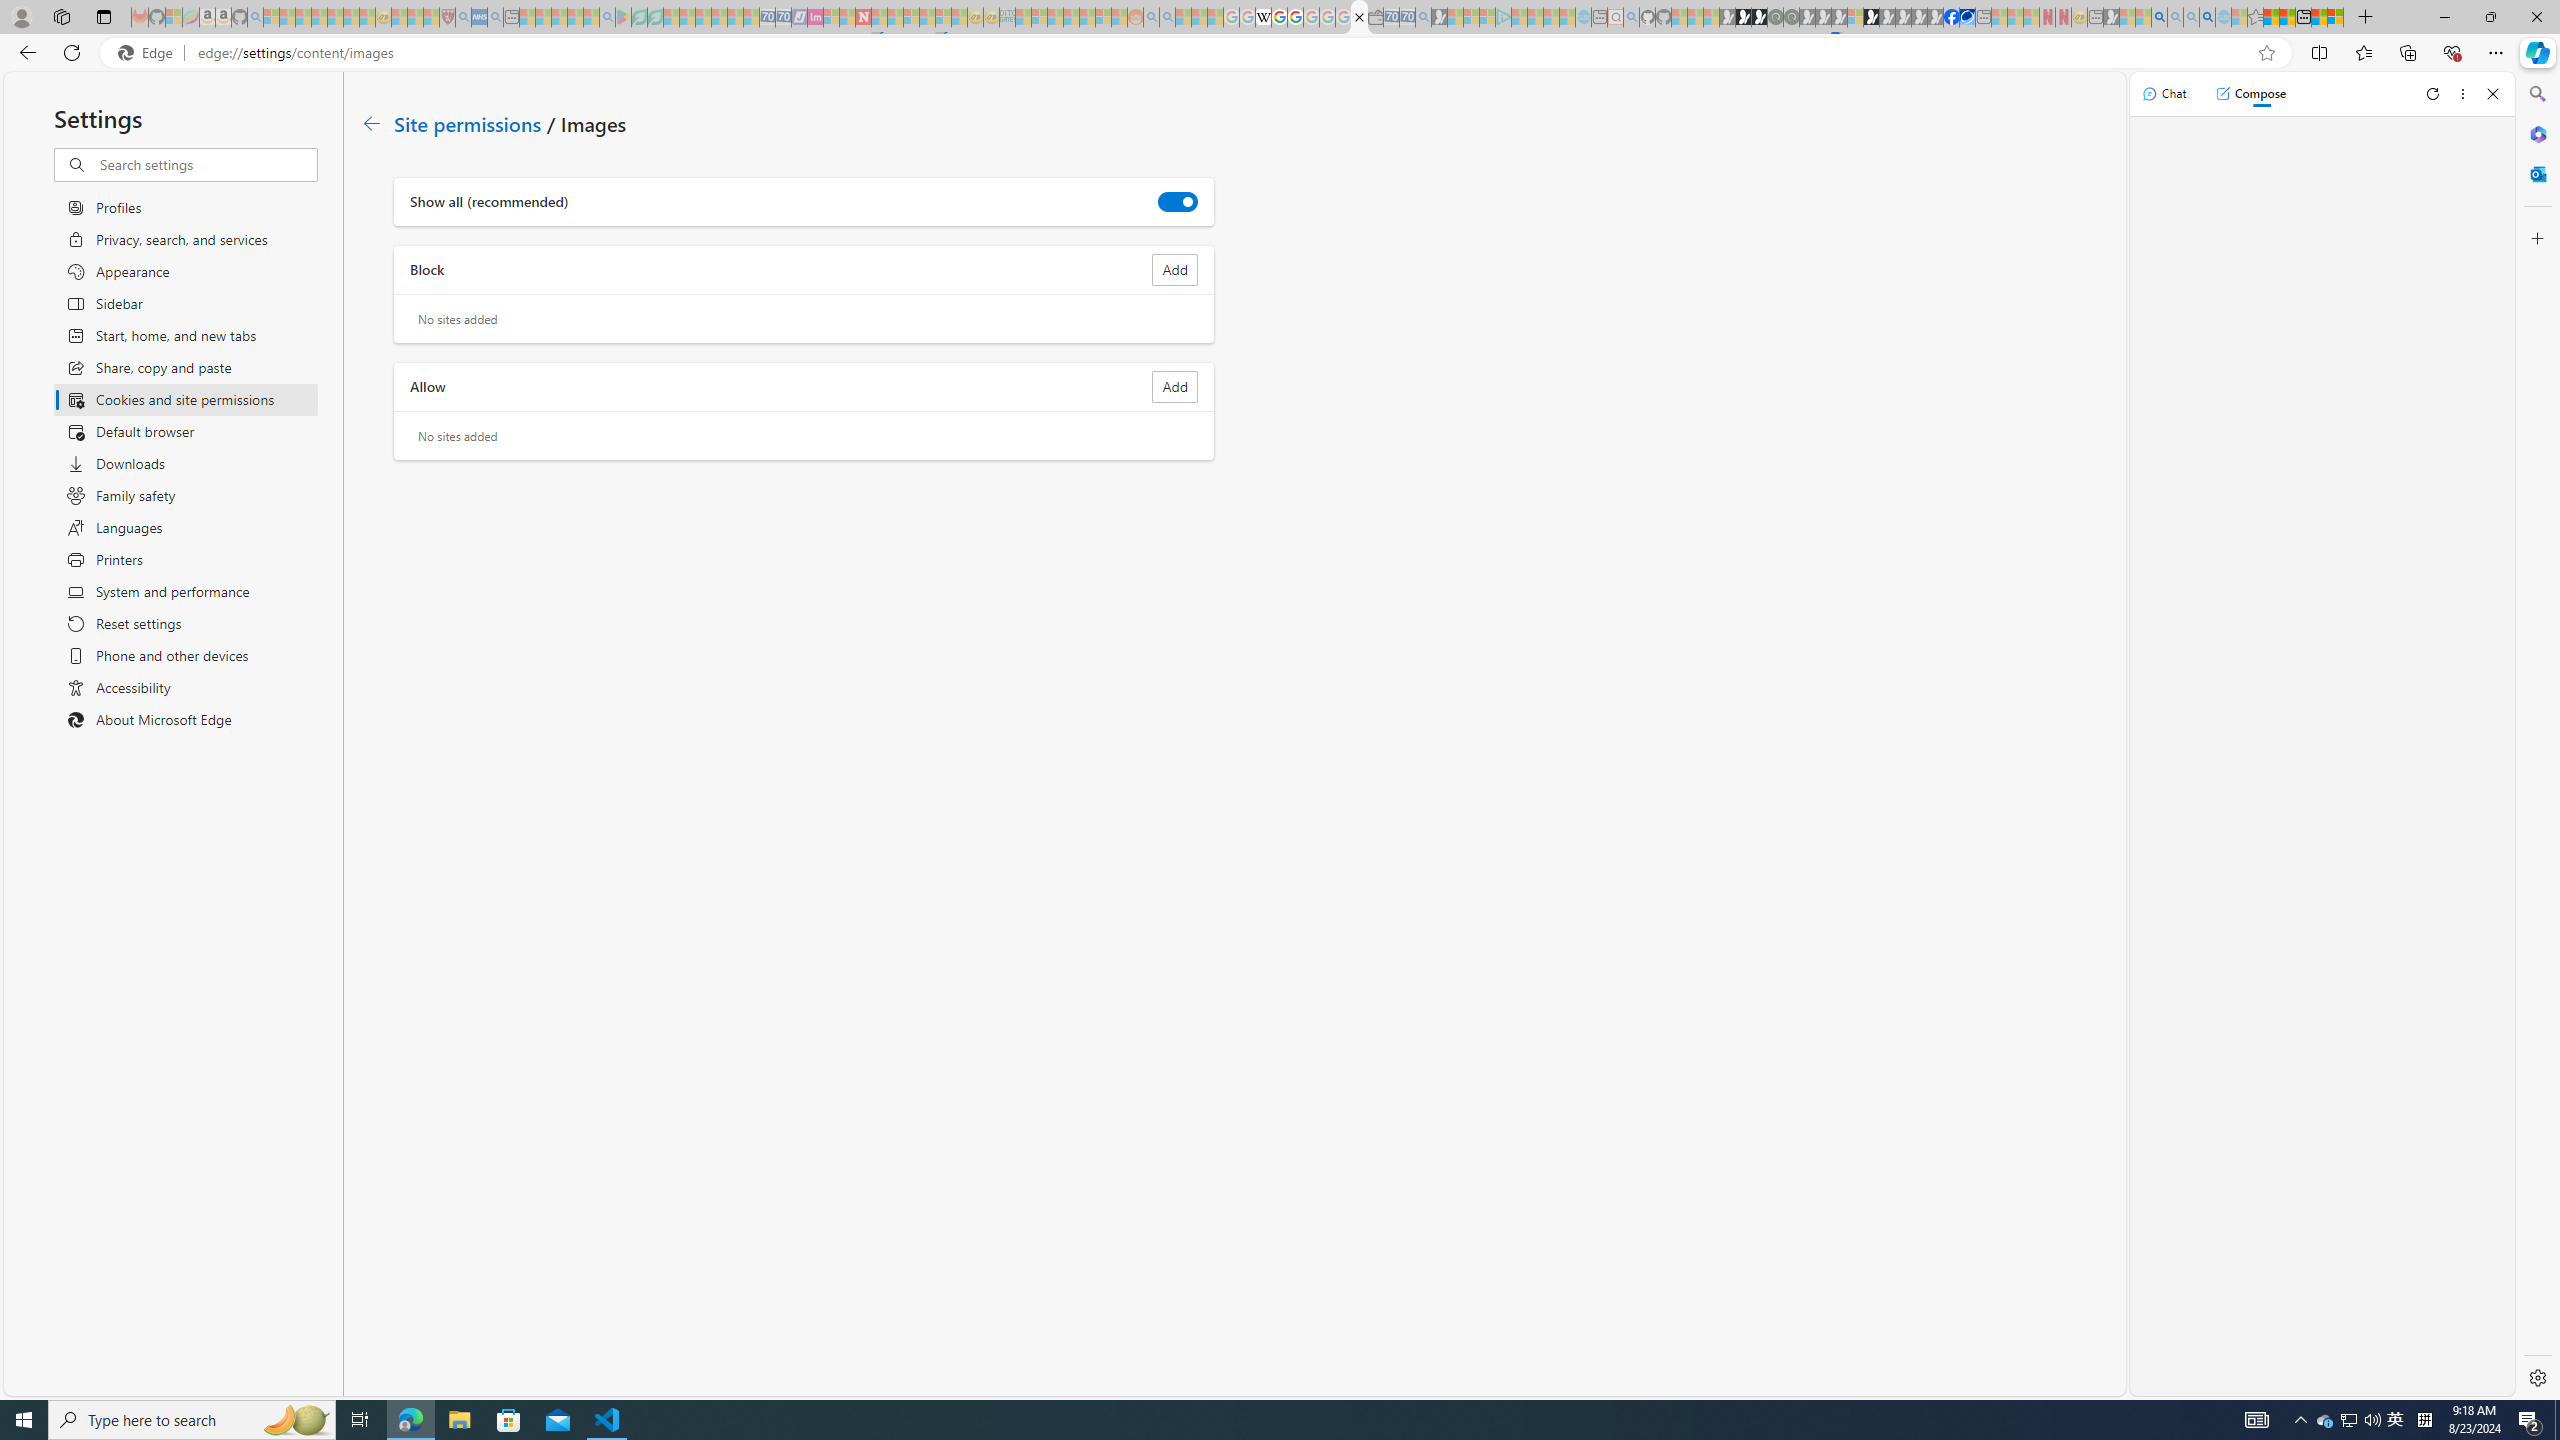 This screenshot has height=1440, width=2560. What do you see at coordinates (2159, 16) in the screenshot?
I see `'Bing AI - Search'` at bounding box center [2159, 16].